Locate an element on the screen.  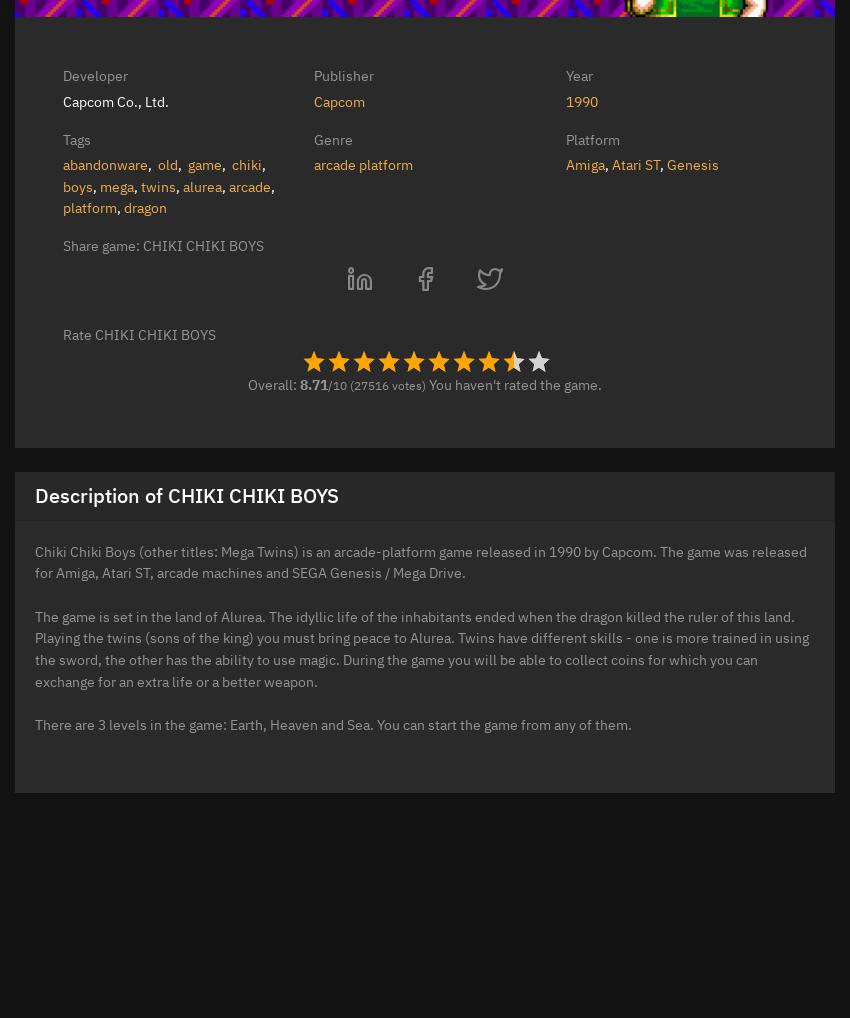
'Description of CHIKI CHIKI BOYS' is located at coordinates (34, 494).